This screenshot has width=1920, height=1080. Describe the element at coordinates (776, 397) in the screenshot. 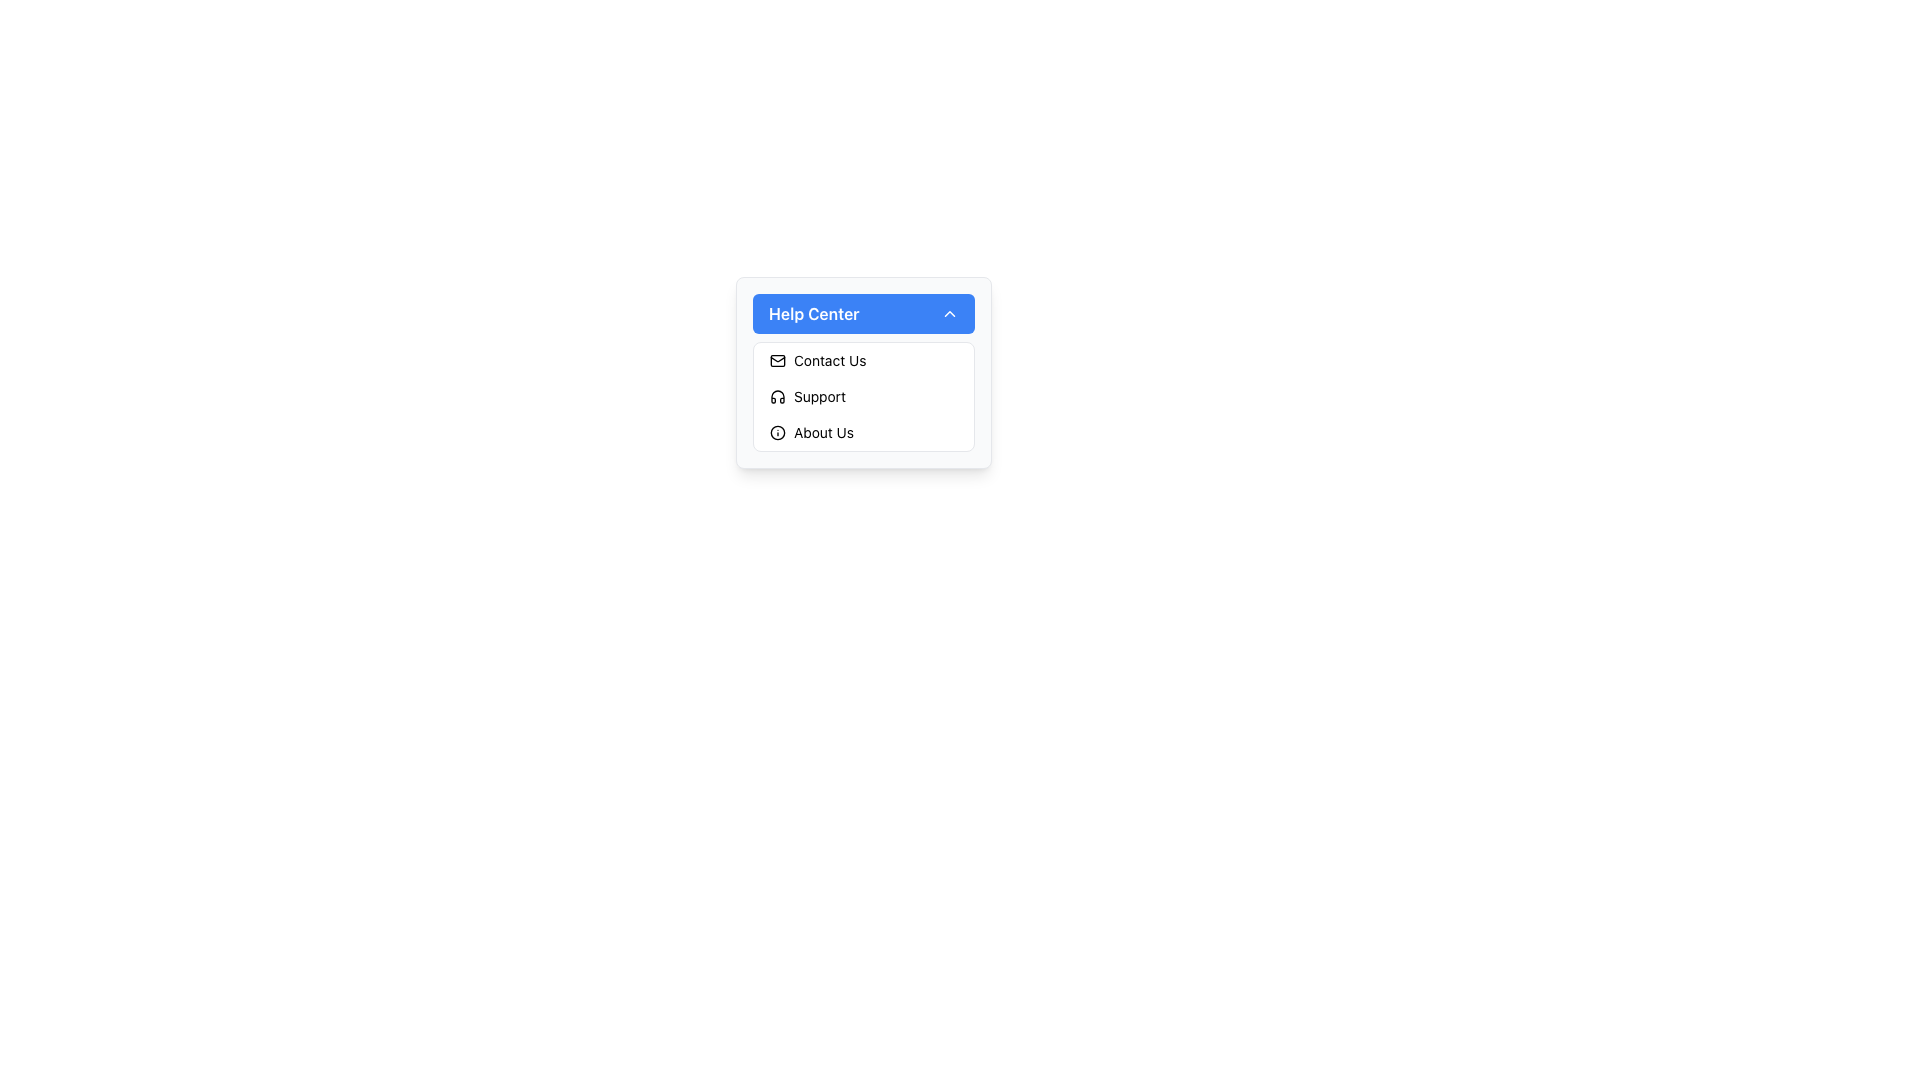

I see `the decorative icon representing the 'Support' option in the 'Help Center' dropdown menu to assist users in identifying its purpose` at that location.